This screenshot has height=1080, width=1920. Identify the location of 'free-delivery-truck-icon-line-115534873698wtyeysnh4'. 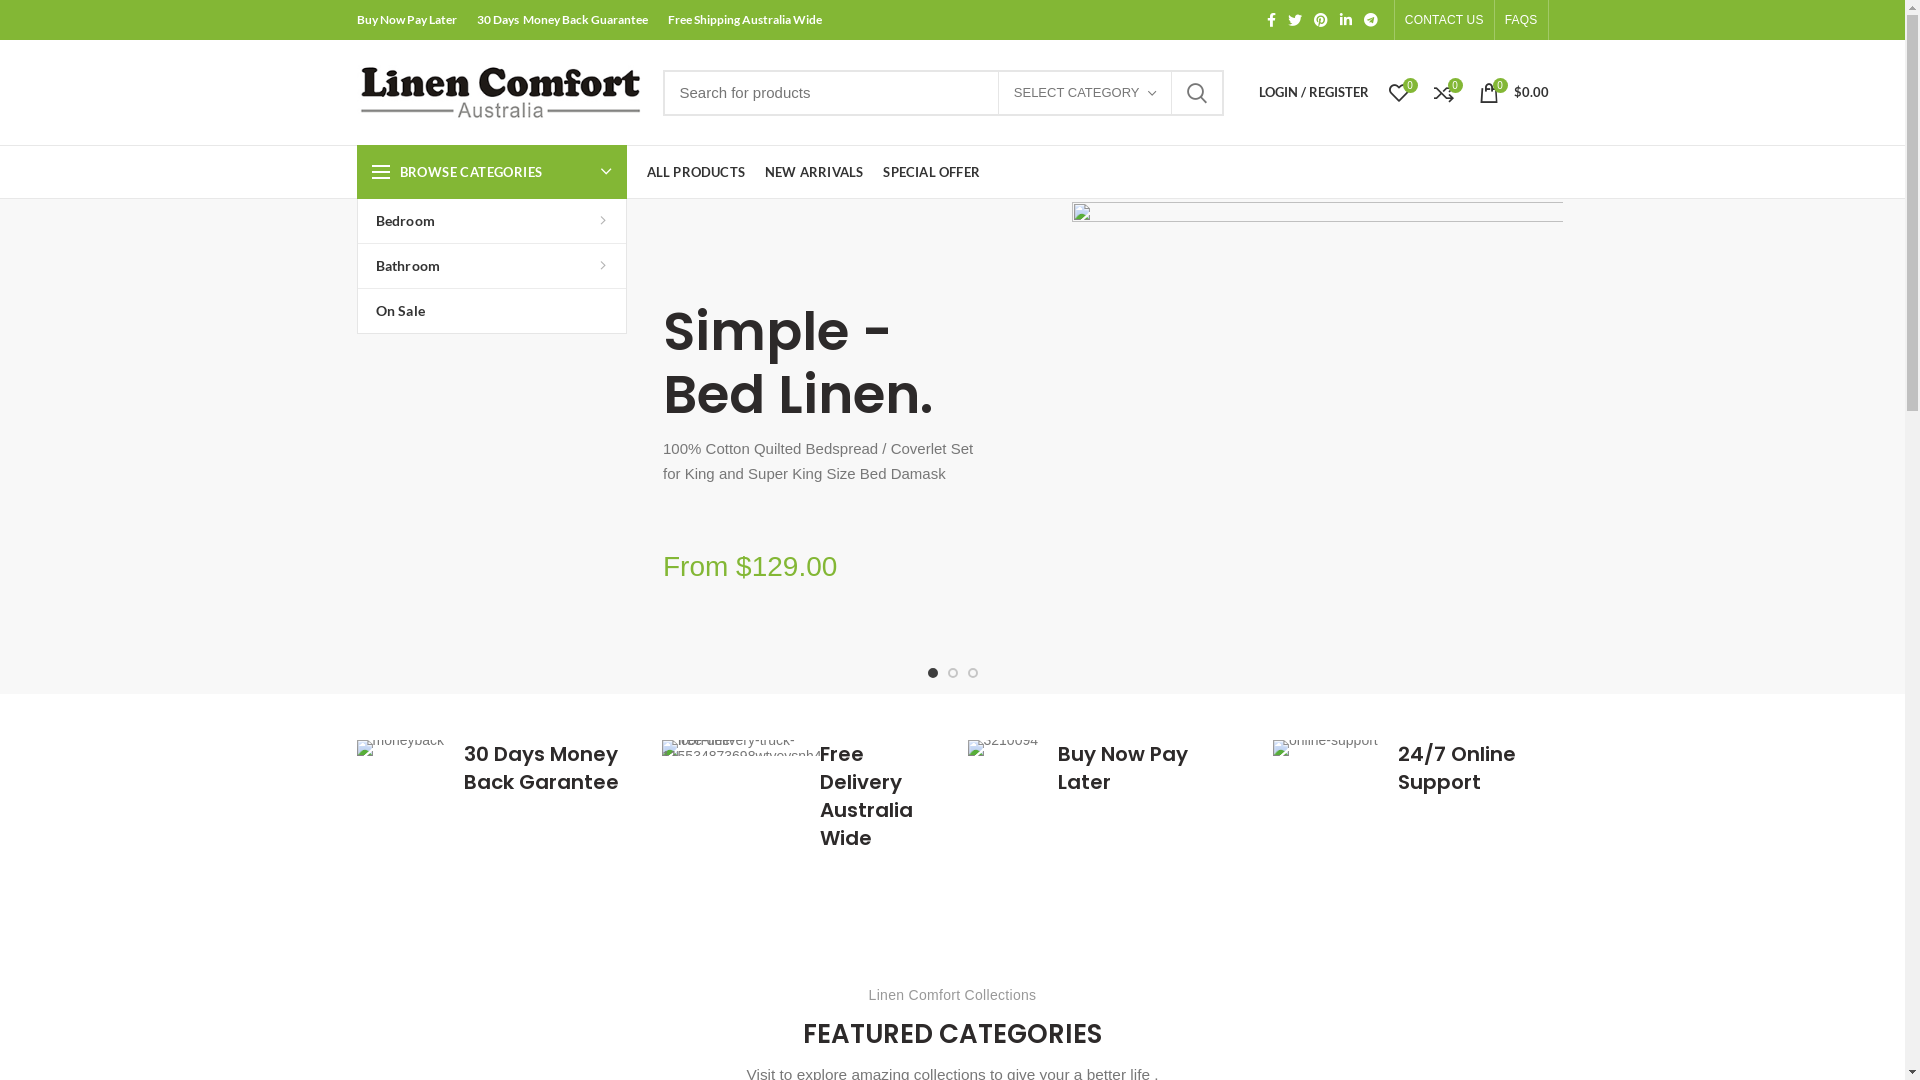
(741, 748).